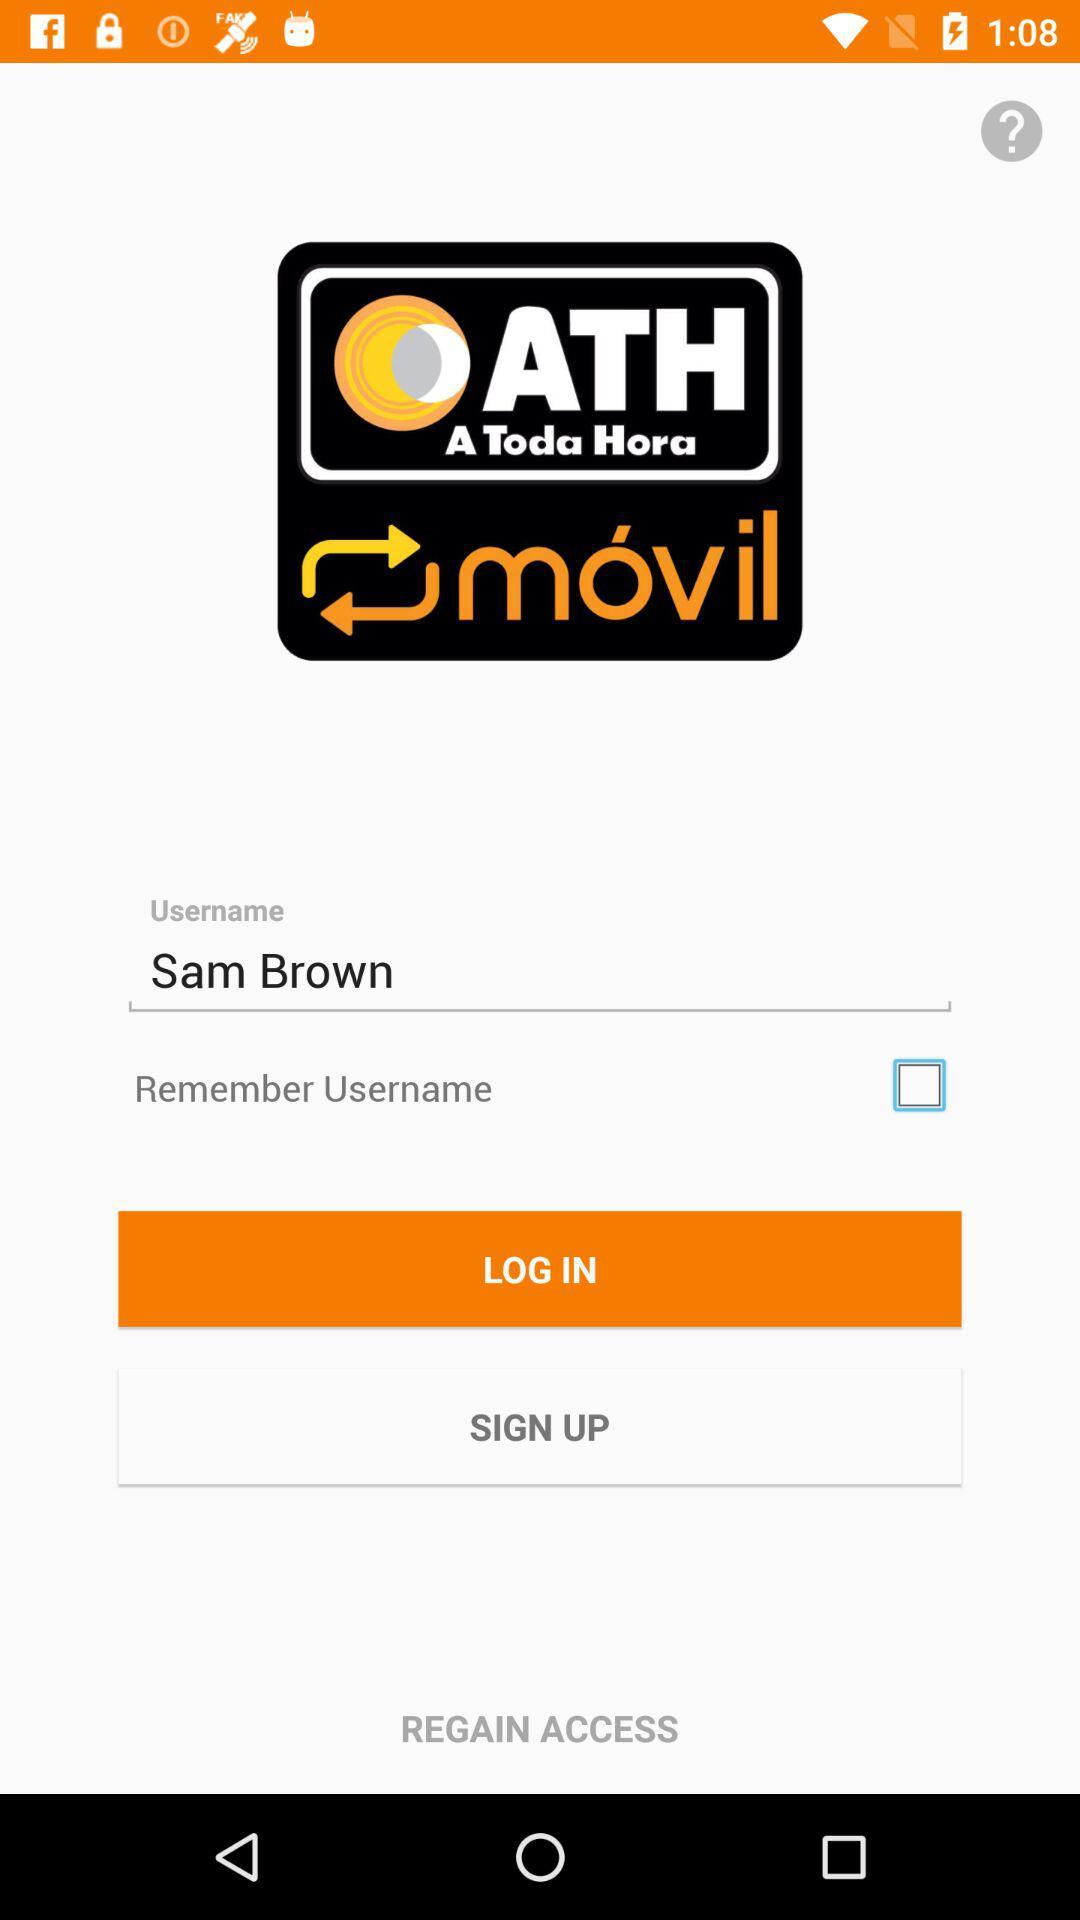 This screenshot has height=1920, width=1080. I want to click on item above the sign up item, so click(540, 1267).